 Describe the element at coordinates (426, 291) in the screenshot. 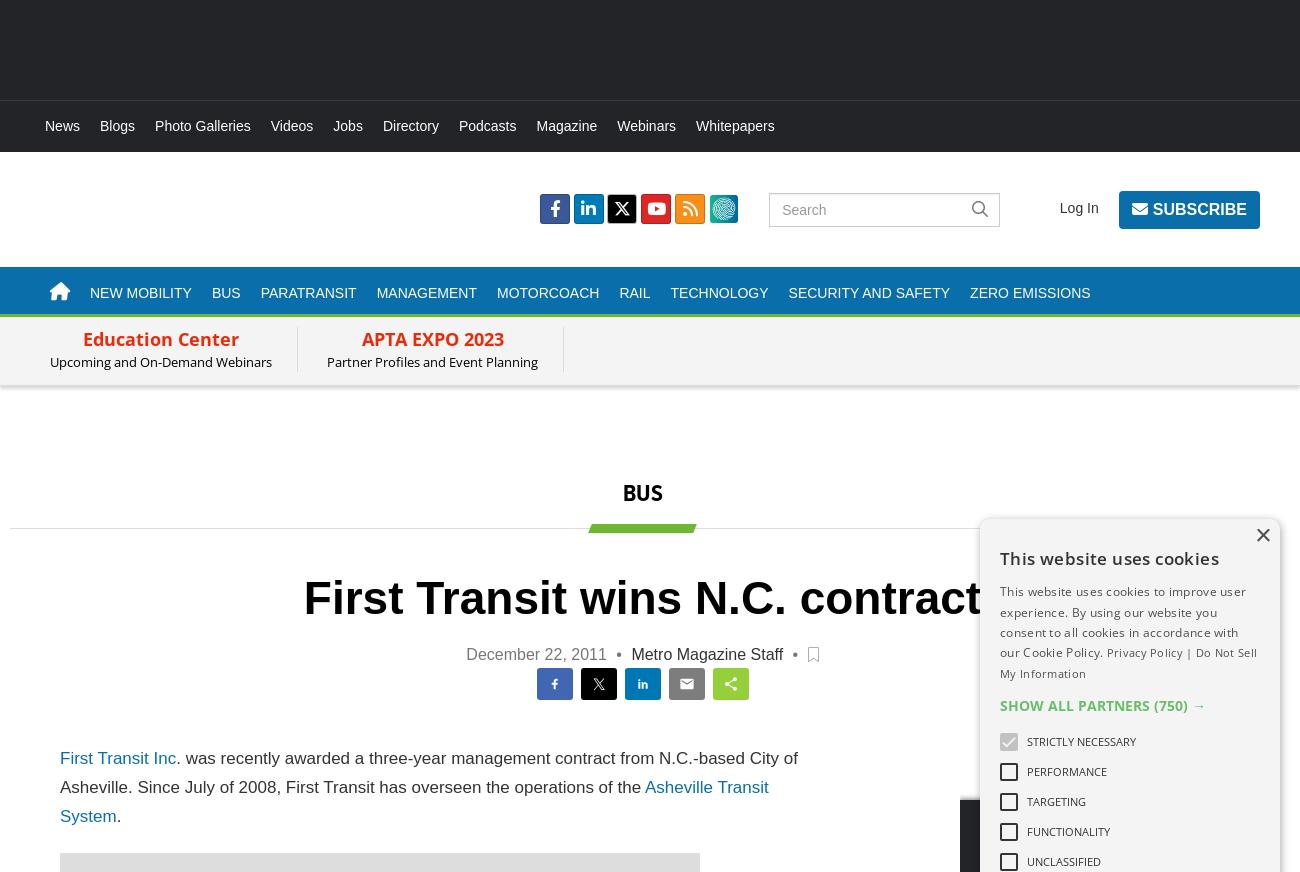

I see `'Management'` at that location.